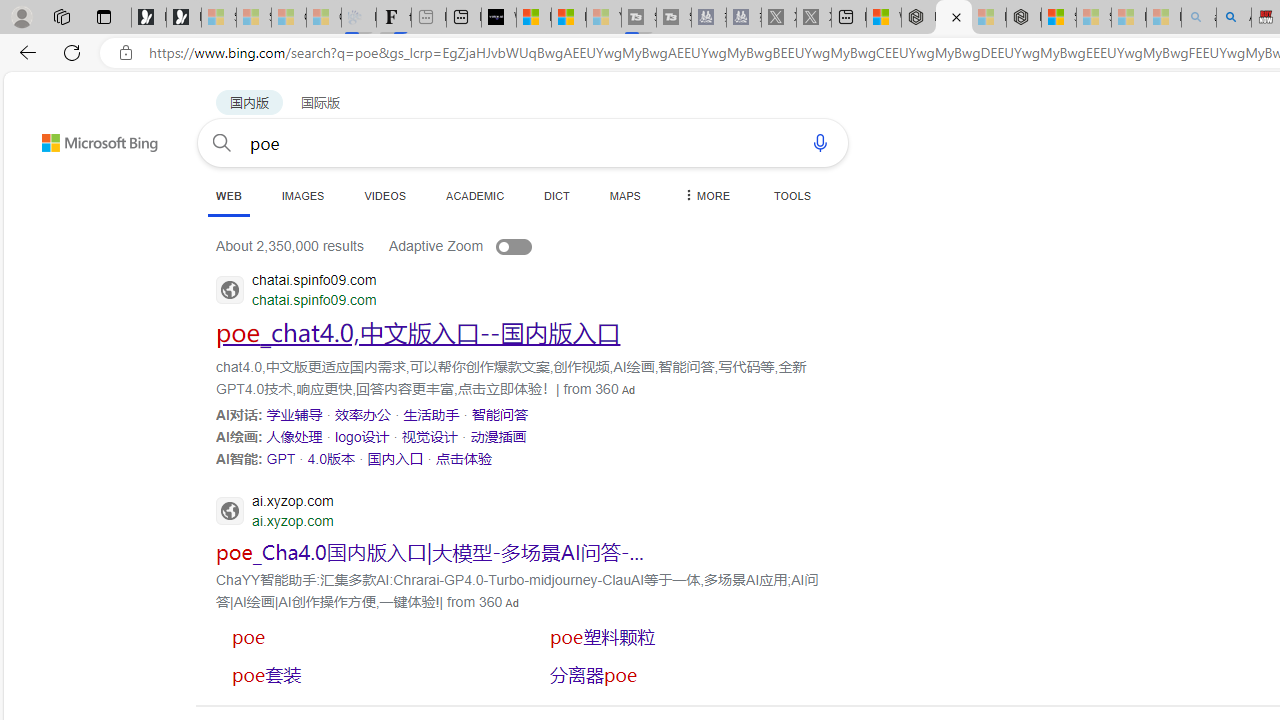 This screenshot has height=720, width=1280. What do you see at coordinates (228, 197) in the screenshot?
I see `'WEB'` at bounding box center [228, 197].